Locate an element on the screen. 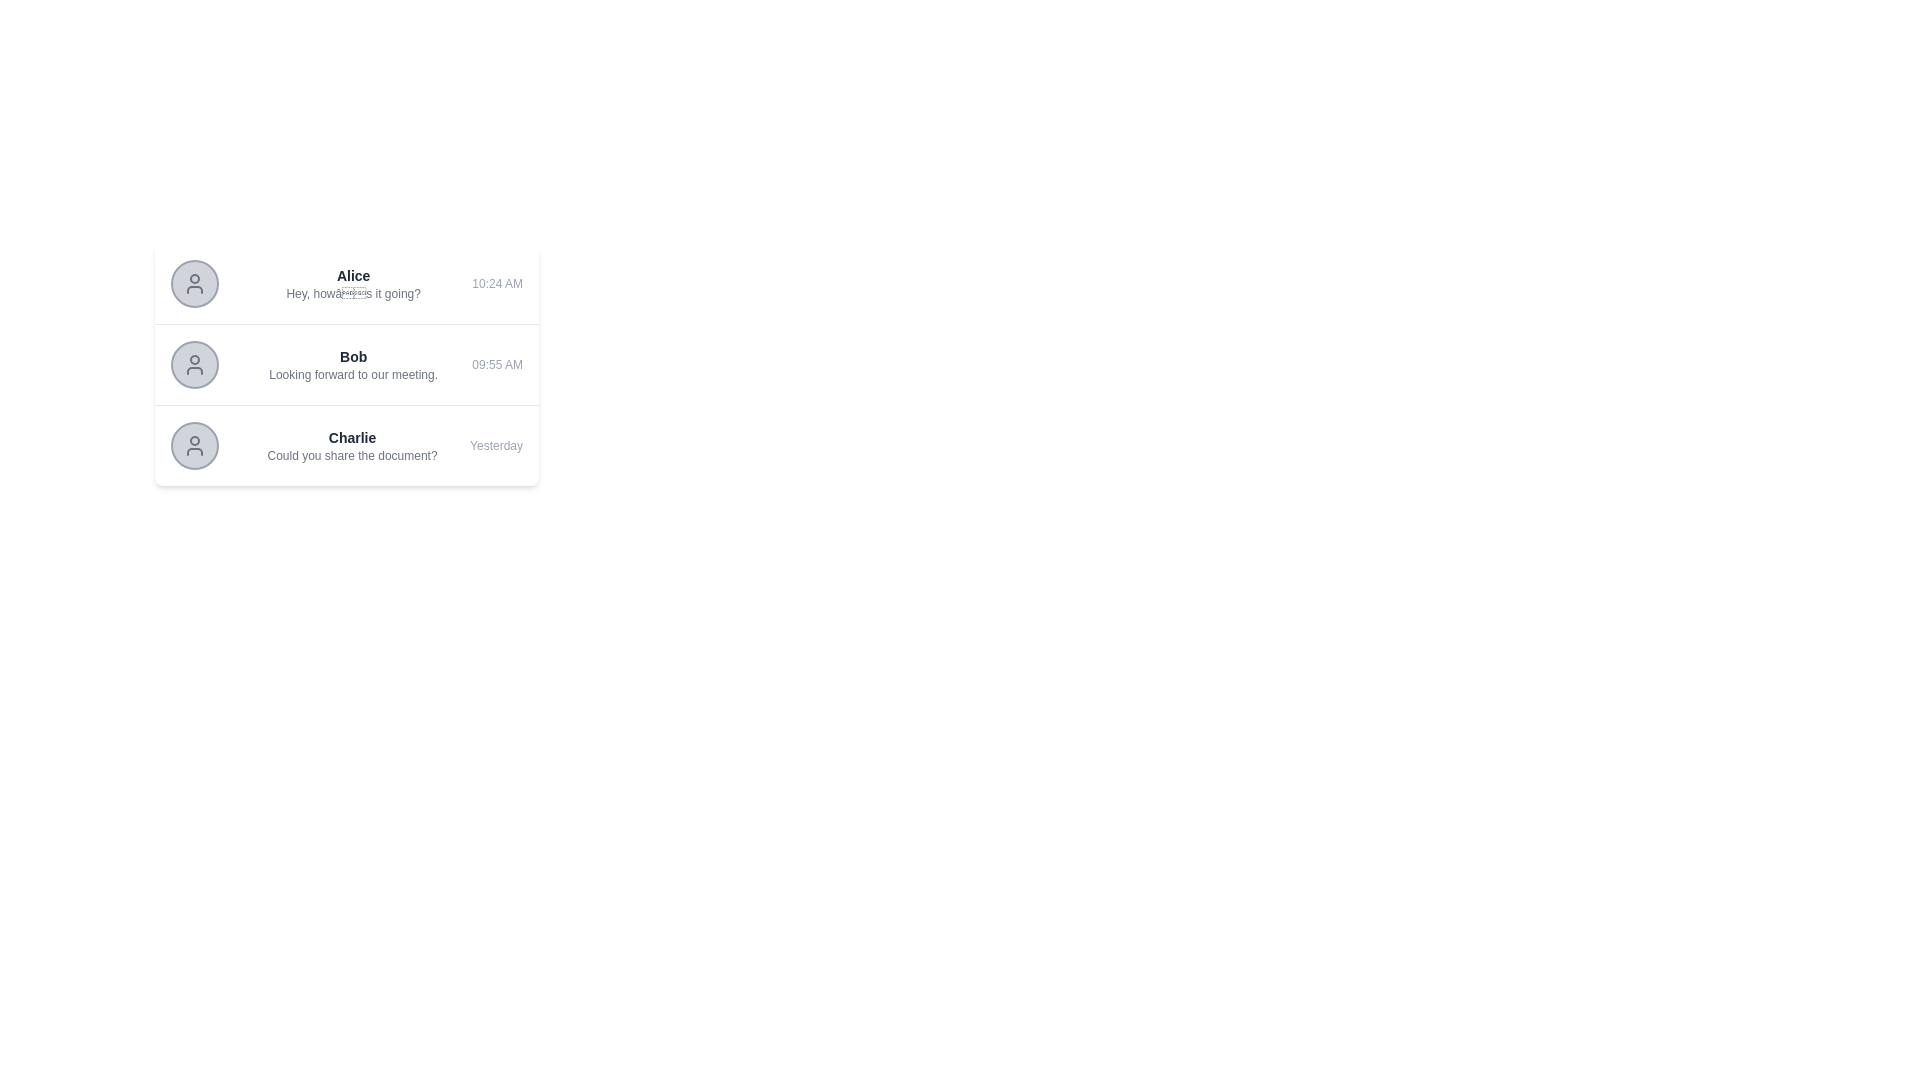  the Avatar Placeholder representing user 'Bob' is located at coordinates (195, 365).